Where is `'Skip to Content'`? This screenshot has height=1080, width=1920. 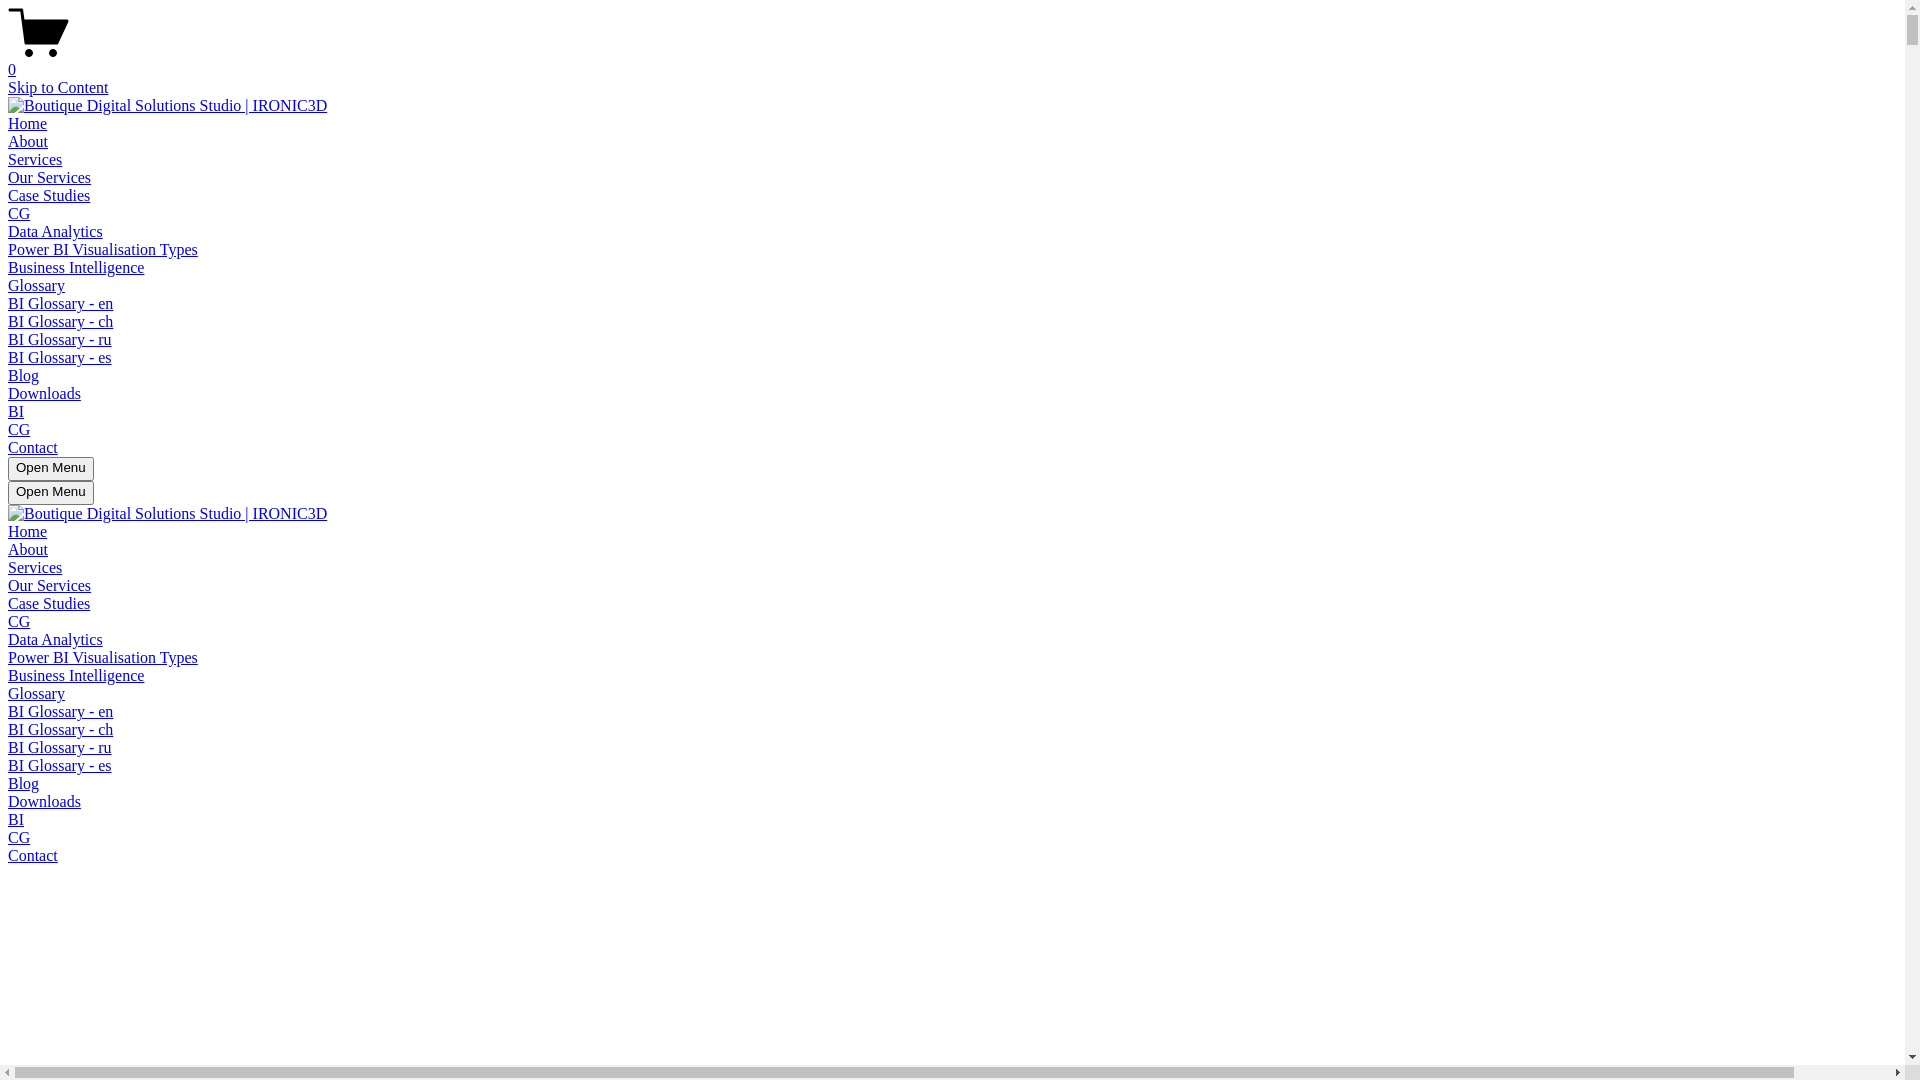 'Skip to Content' is located at coordinates (8, 86).